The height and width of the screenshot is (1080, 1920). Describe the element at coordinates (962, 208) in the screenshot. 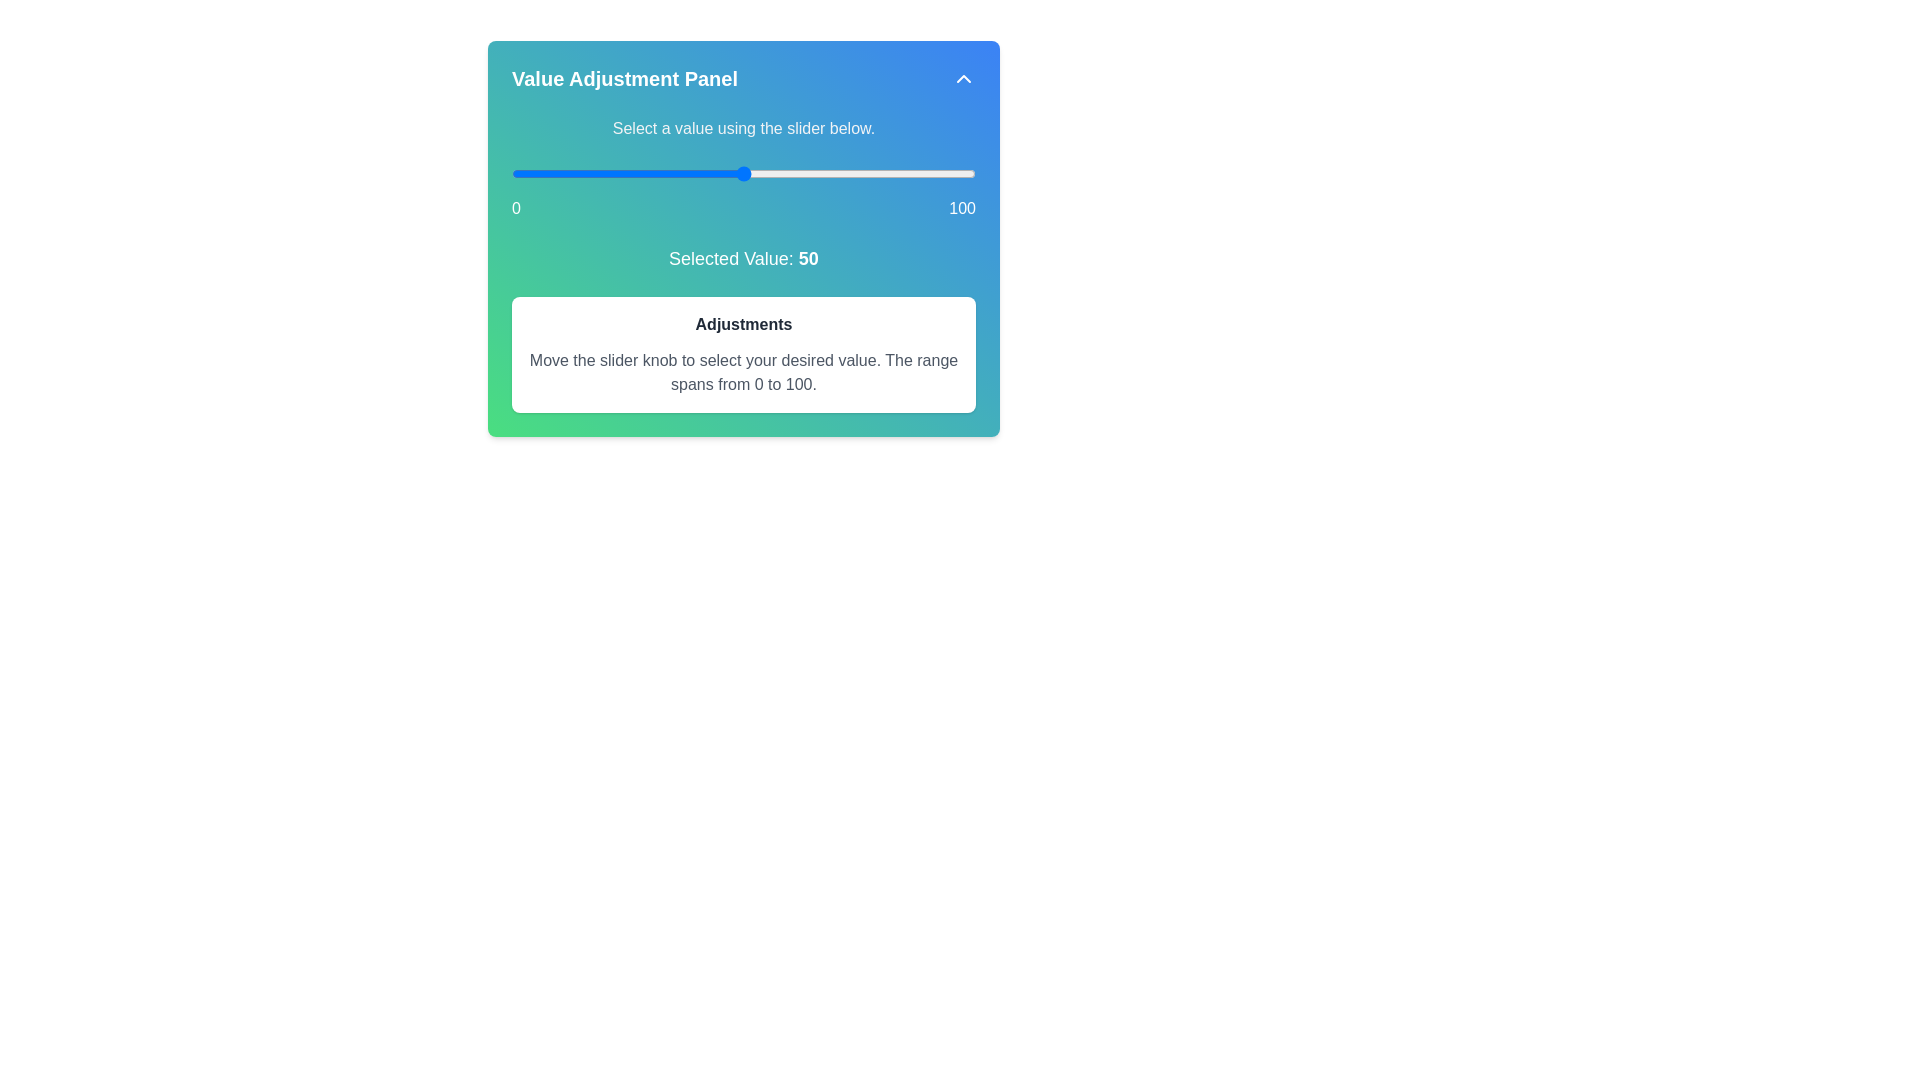

I see `the static text label displaying '100' in white color against a blue gradient background, located at the top-right corner of the panel near the slider's maximum value` at that location.